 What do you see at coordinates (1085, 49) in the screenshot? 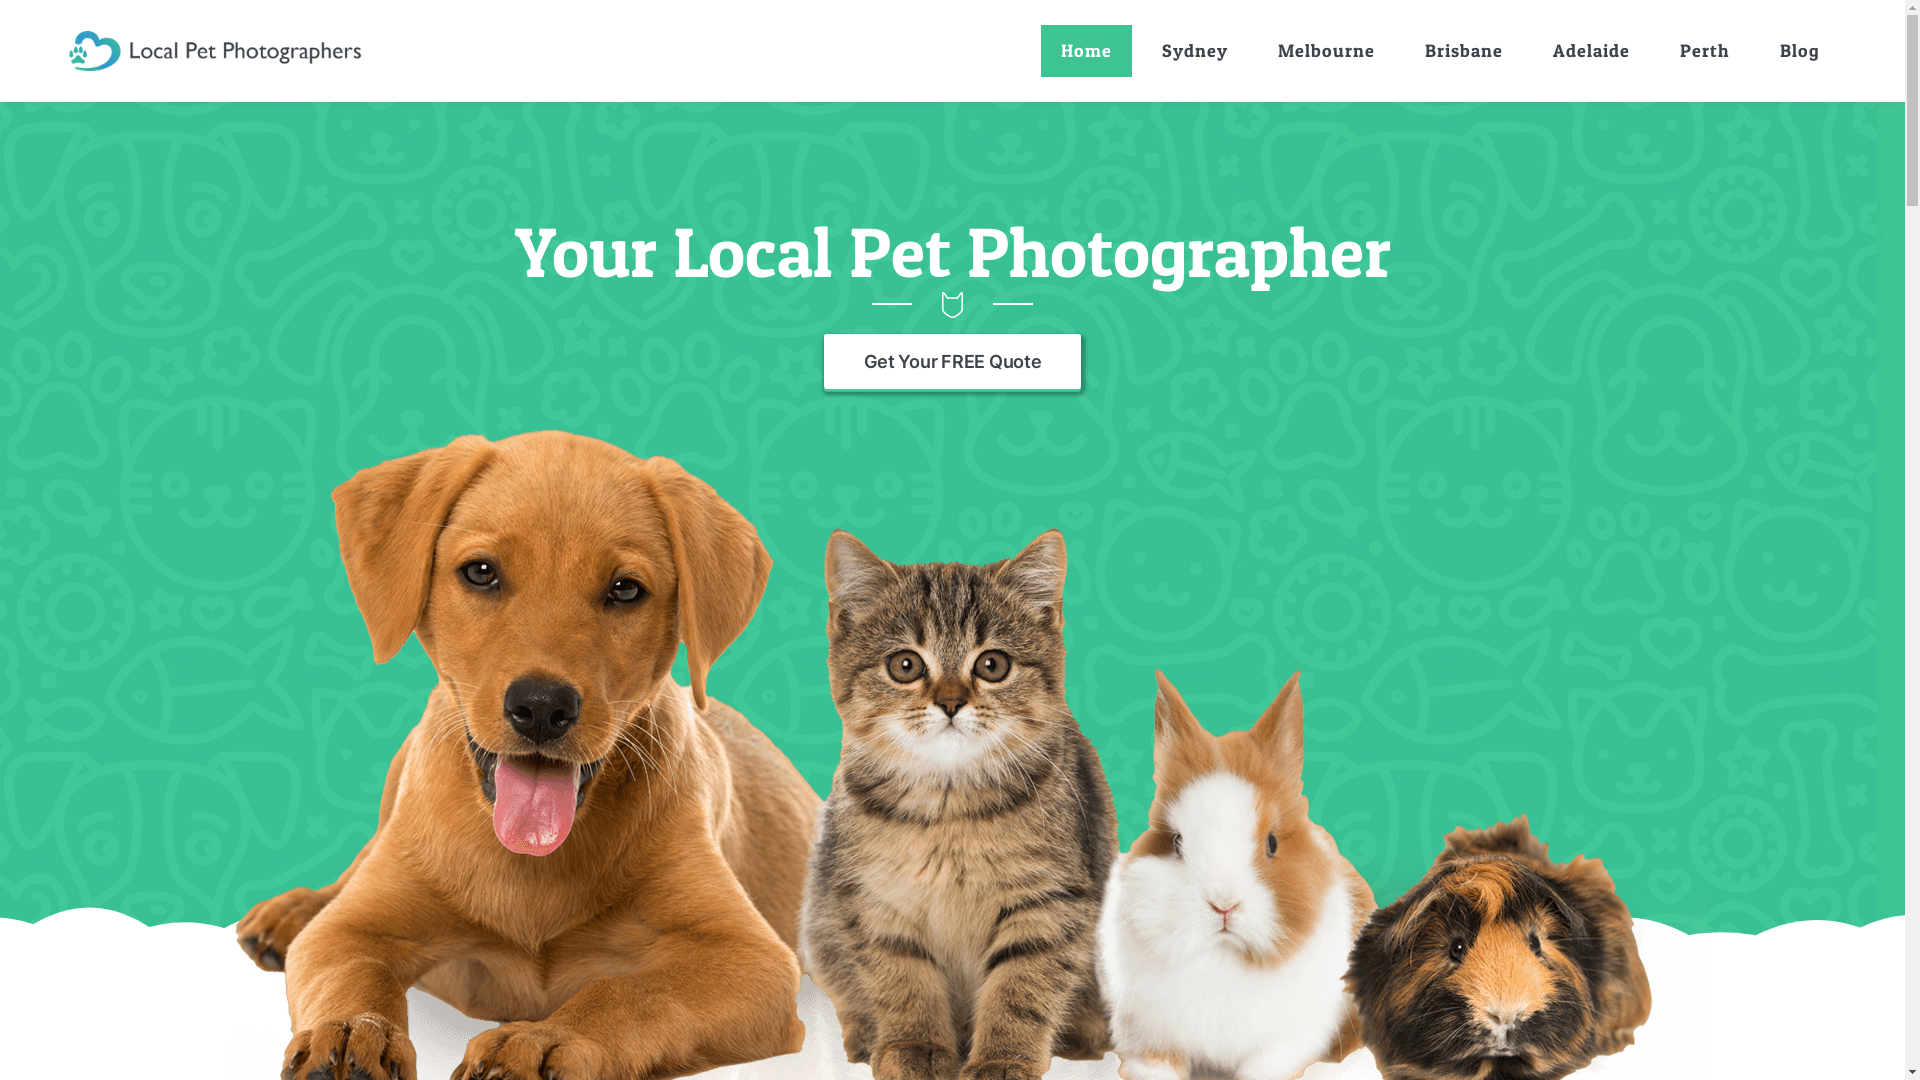
I see `'Home'` at bounding box center [1085, 49].